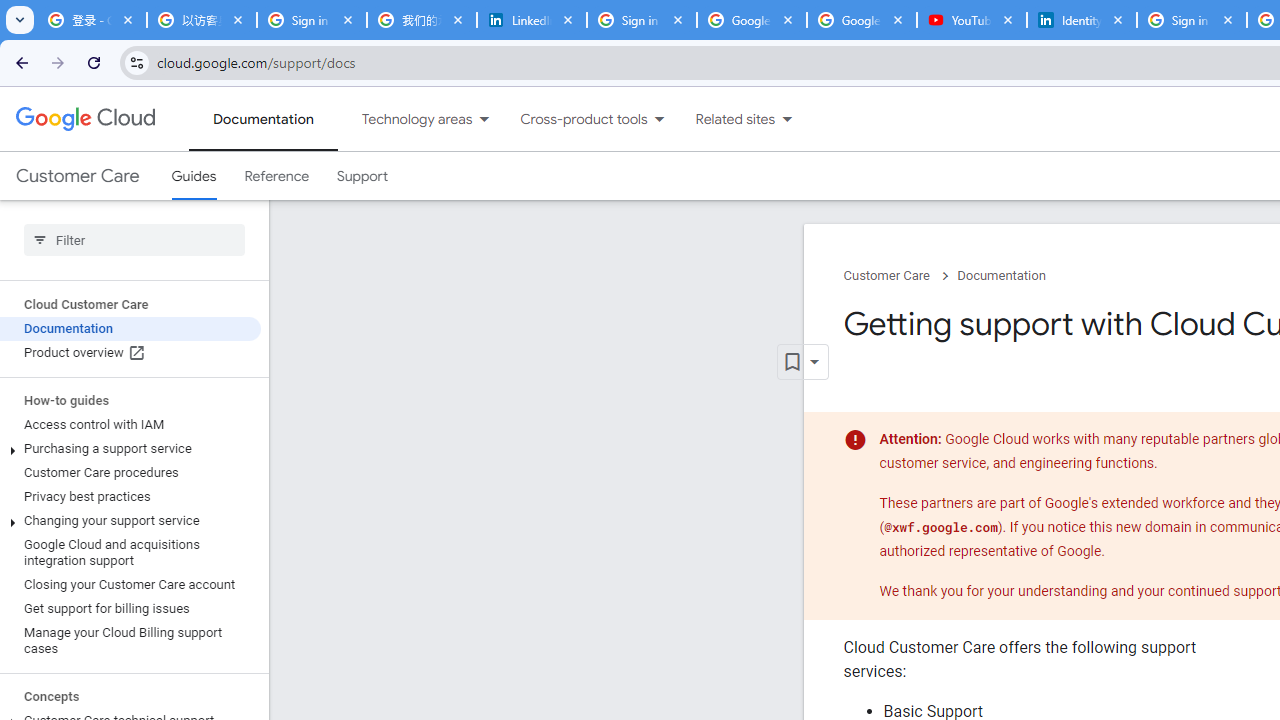 This screenshot has width=1280, height=720. What do you see at coordinates (129, 447) in the screenshot?
I see `'Purchasing a support service'` at bounding box center [129, 447].